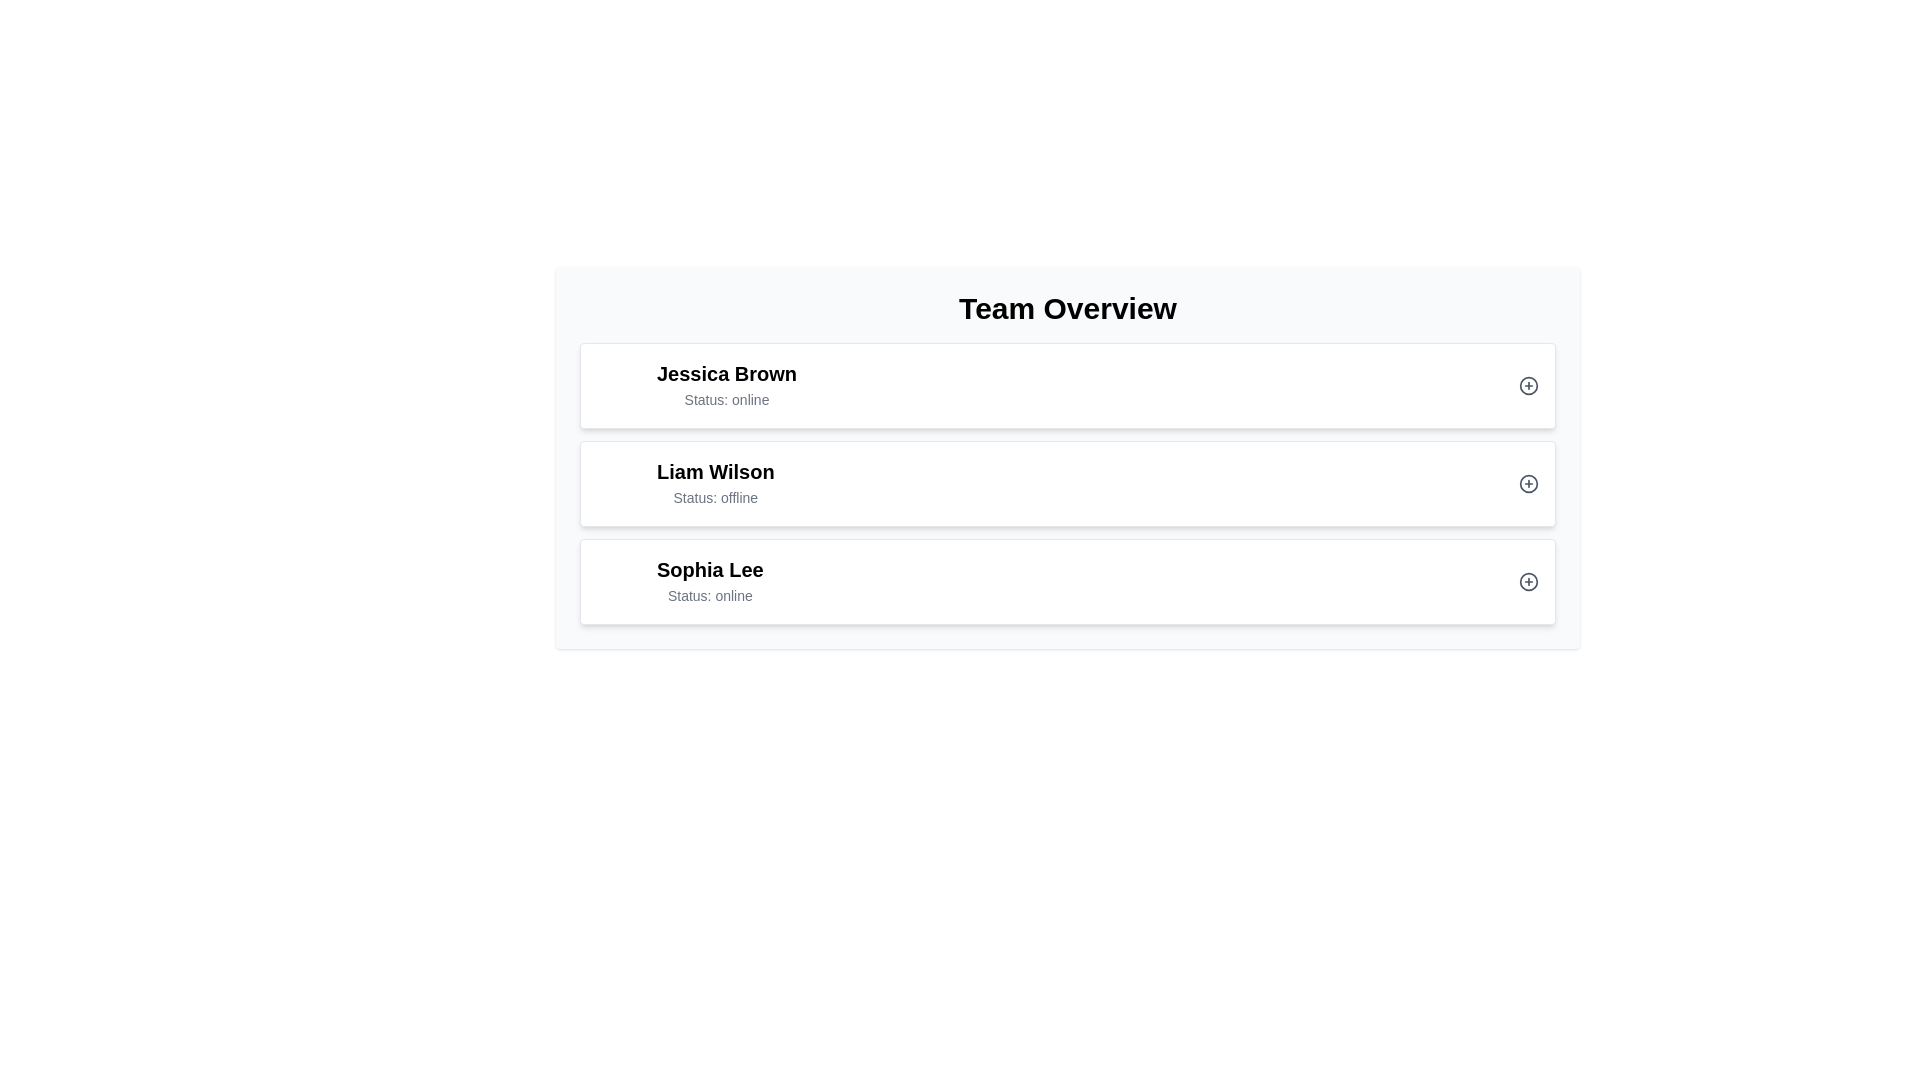 Image resolution: width=1920 pixels, height=1080 pixels. I want to click on name and status of the team member represented by the third list item in a vertical list, located below 'Jessica Brown' and 'Liam Wilson', so click(680, 582).